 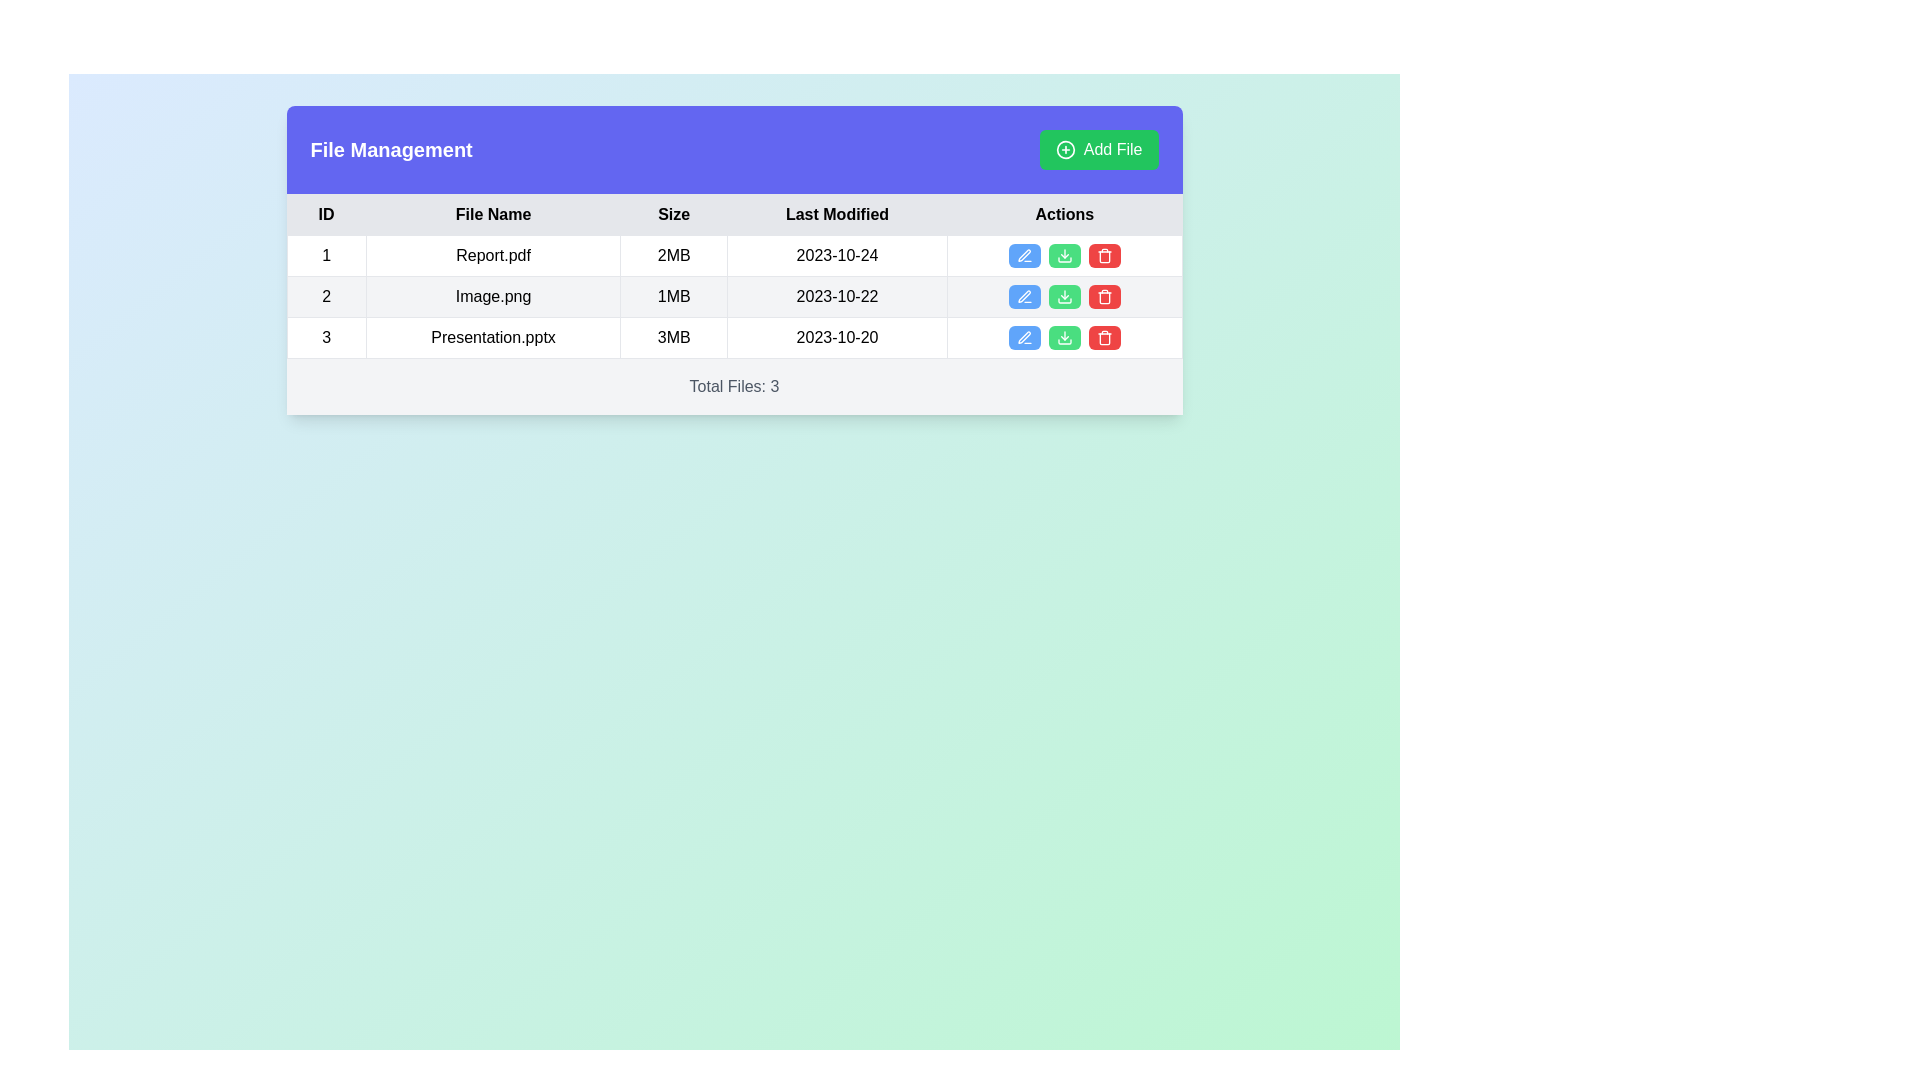 I want to click on keyboard navigation, so click(x=1063, y=254).